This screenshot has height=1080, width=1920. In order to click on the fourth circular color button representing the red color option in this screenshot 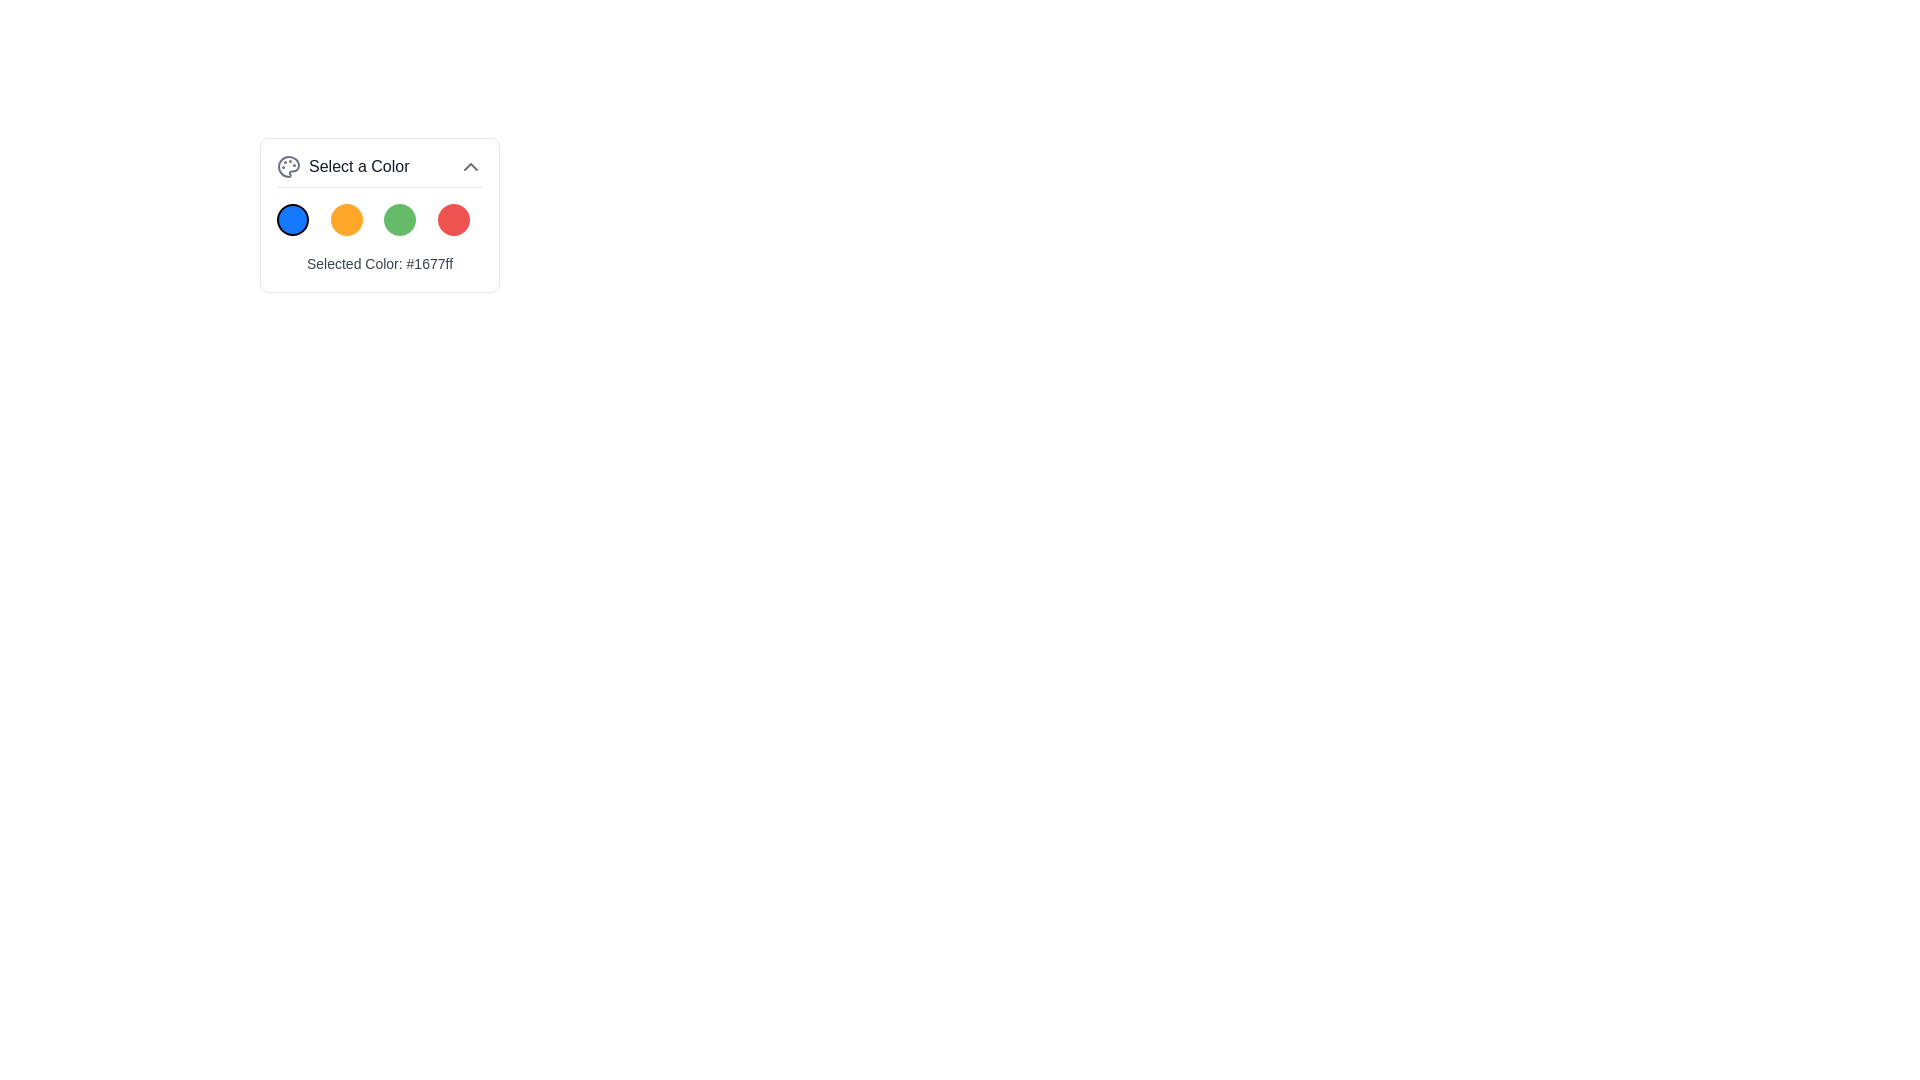, I will do `click(452, 219)`.